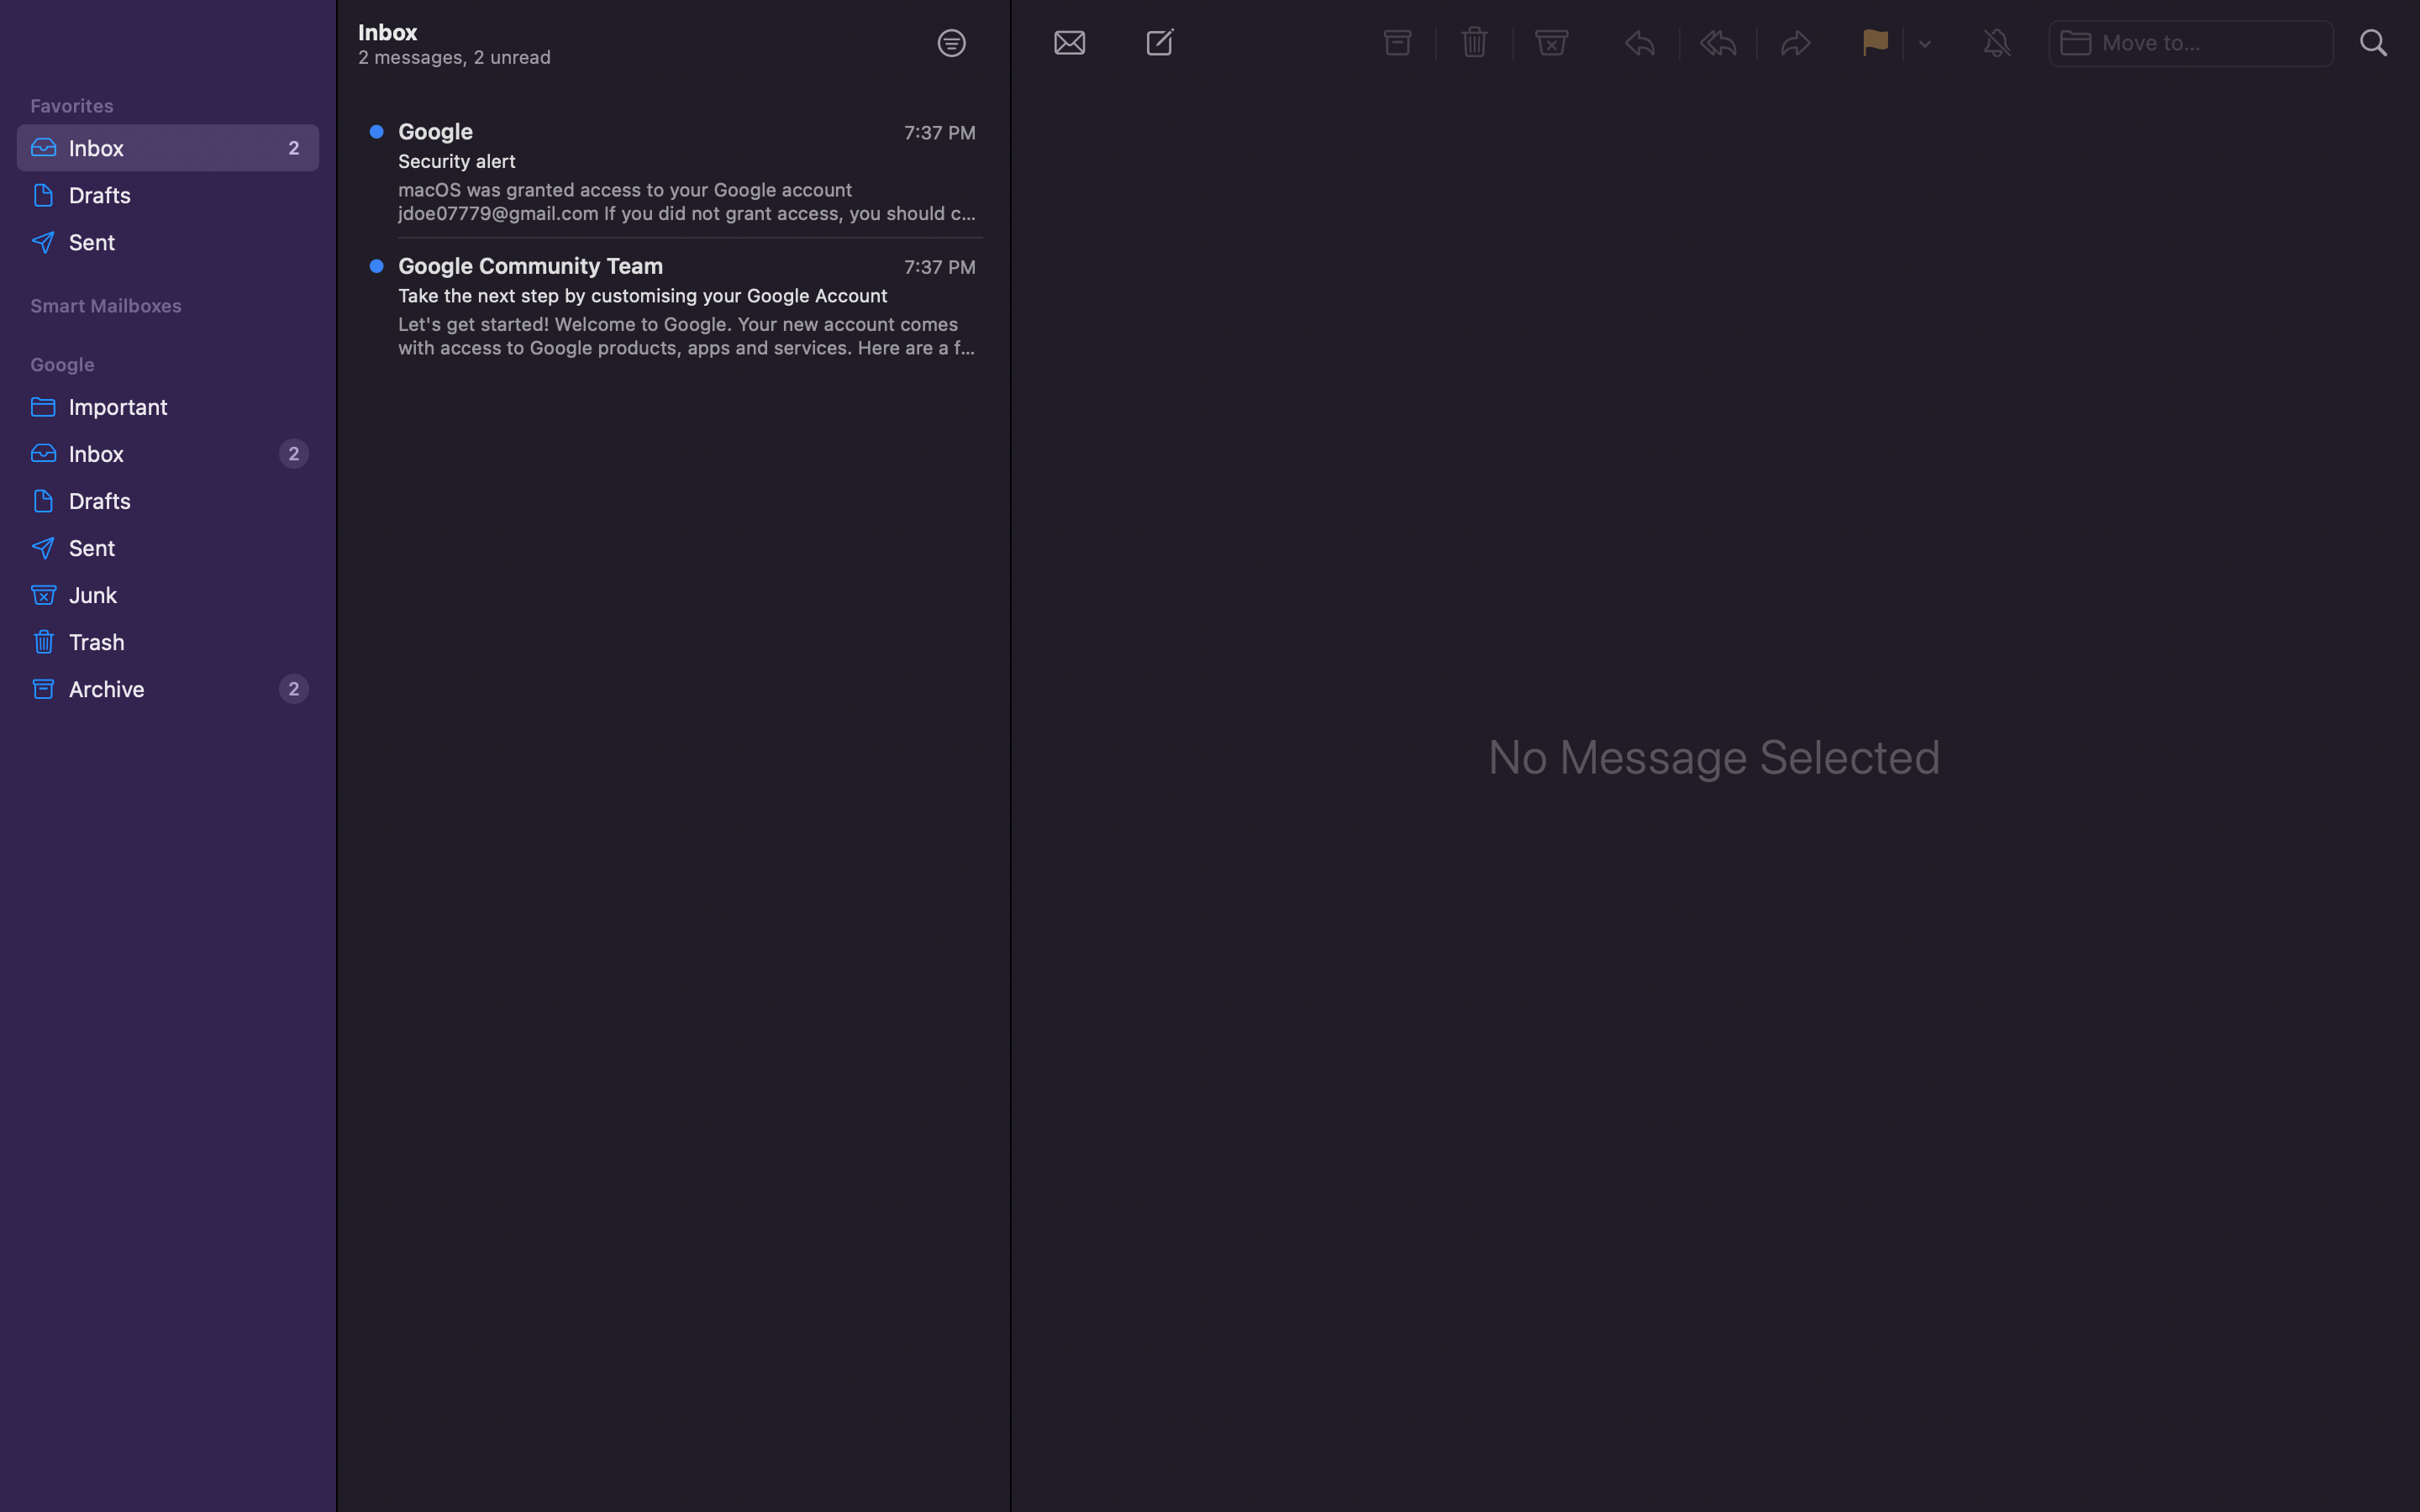 This screenshot has height=1512, width=2420. What do you see at coordinates (1797, 46) in the screenshot?
I see `the function to send on the highlighted message` at bounding box center [1797, 46].